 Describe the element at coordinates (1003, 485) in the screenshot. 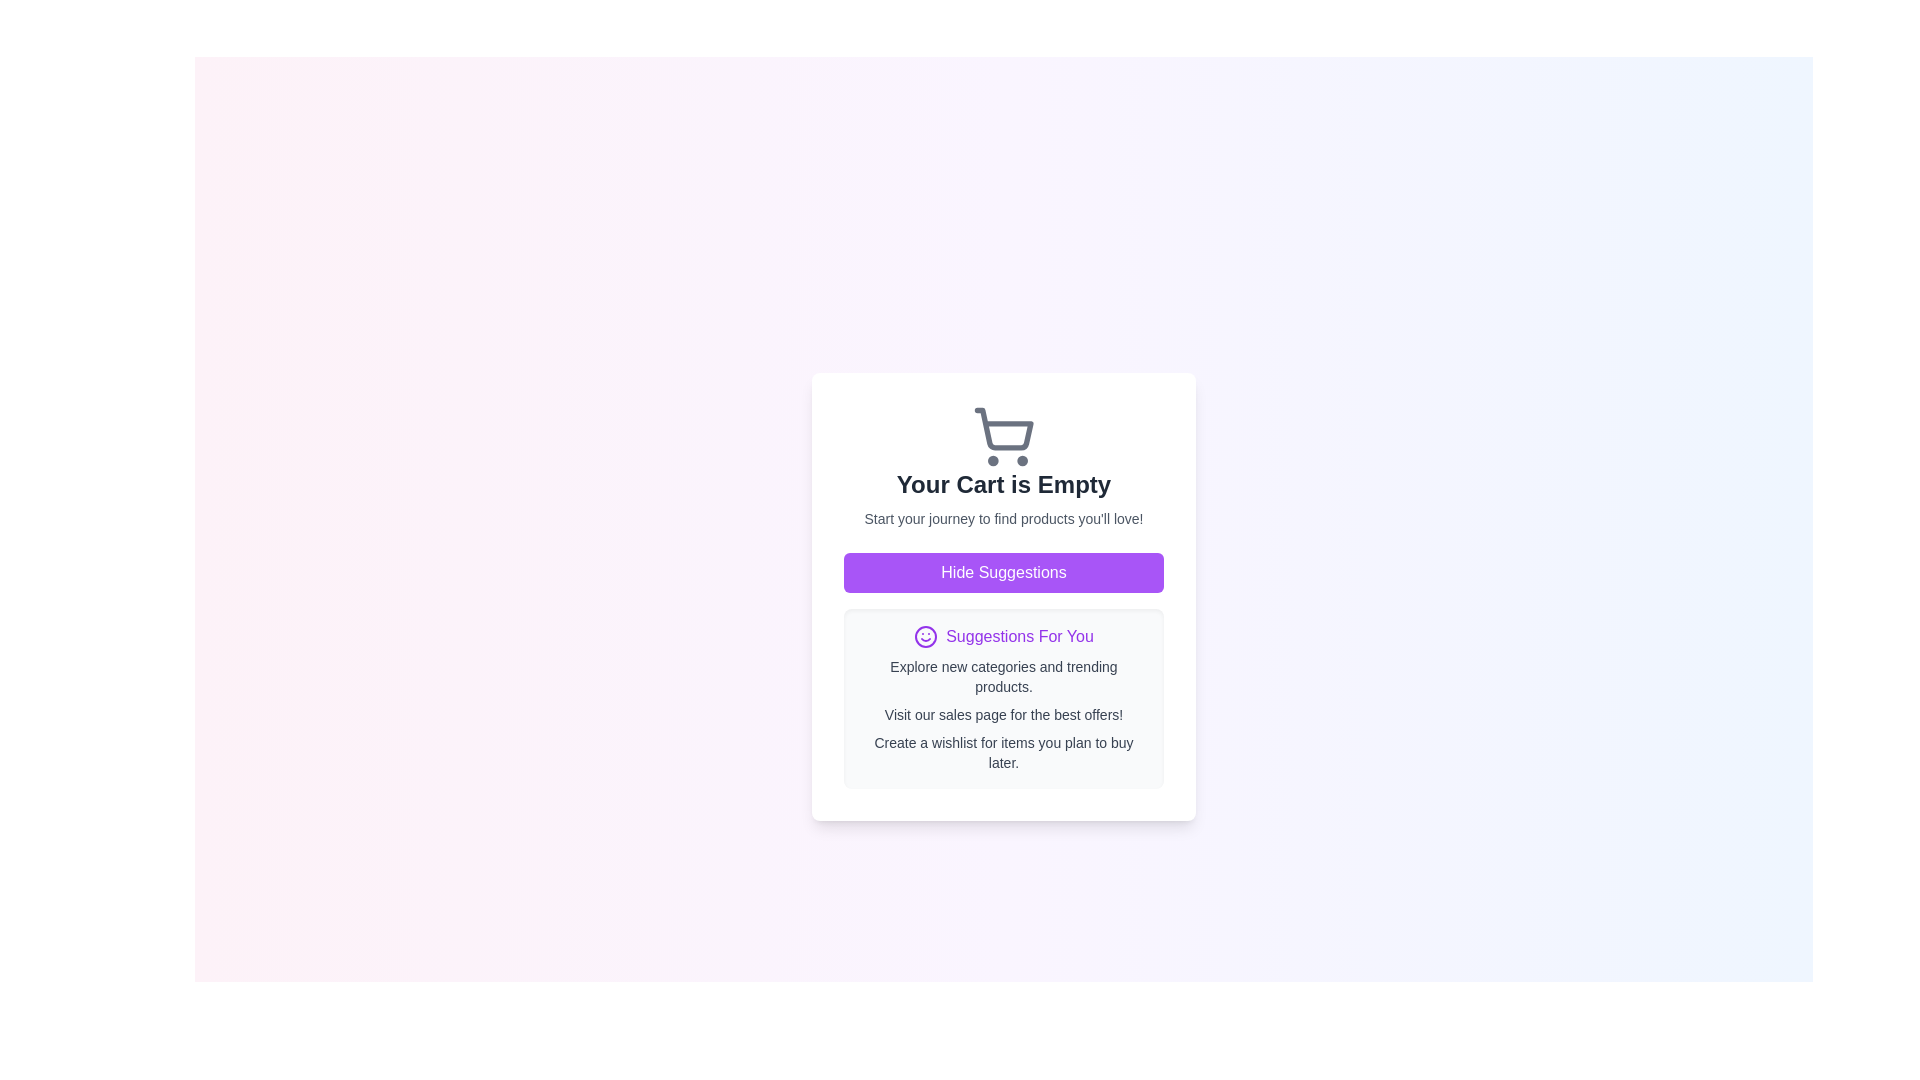

I see `the static informational text displaying 'Your Cart is Empty', which is styled in a large bold font and dark gray color, centrally located within the interface` at that location.